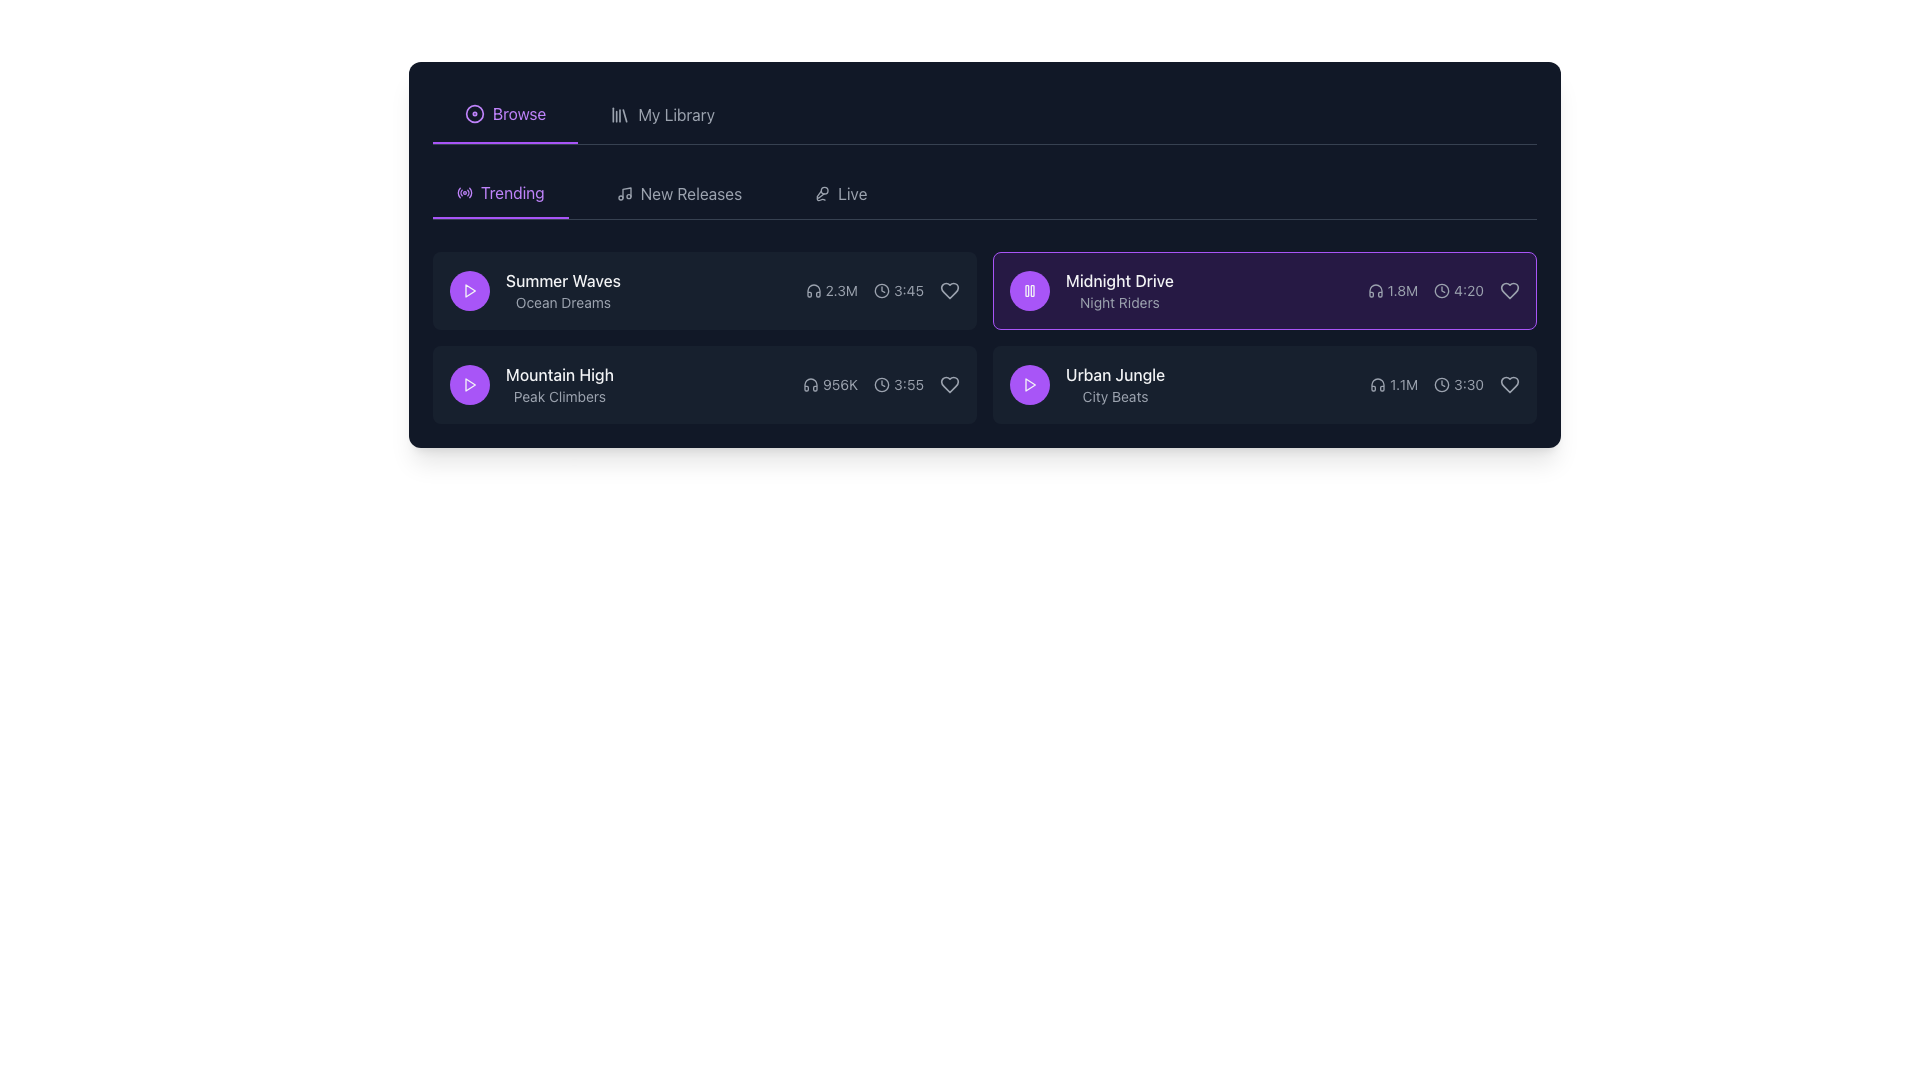  Describe the element at coordinates (881, 385) in the screenshot. I see `the time indicator icon for the song 'Mountain High', which displays the time label '3:55'` at that location.